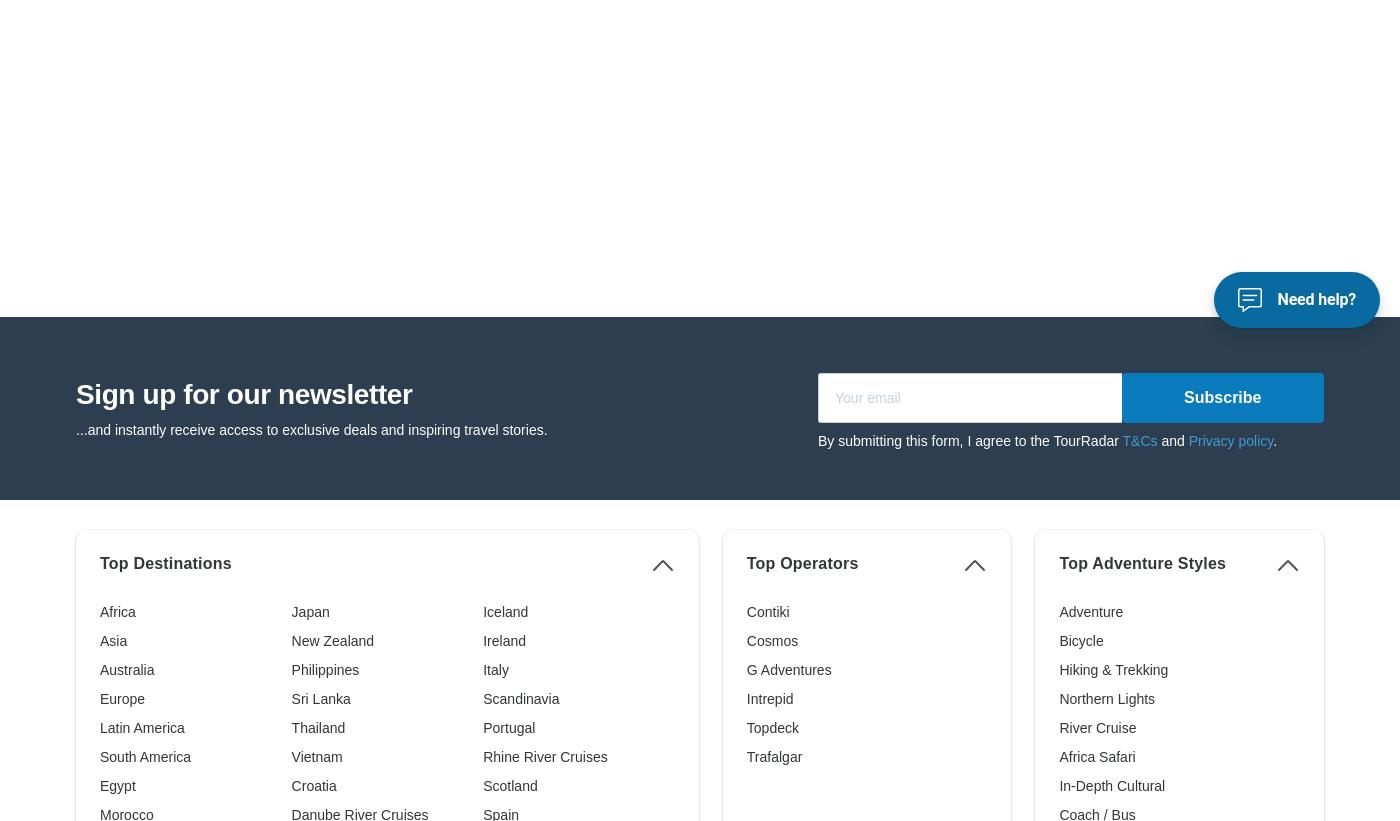 The image size is (1400, 821). What do you see at coordinates (788, 348) in the screenshot?
I see `'G Adventures'` at bounding box center [788, 348].